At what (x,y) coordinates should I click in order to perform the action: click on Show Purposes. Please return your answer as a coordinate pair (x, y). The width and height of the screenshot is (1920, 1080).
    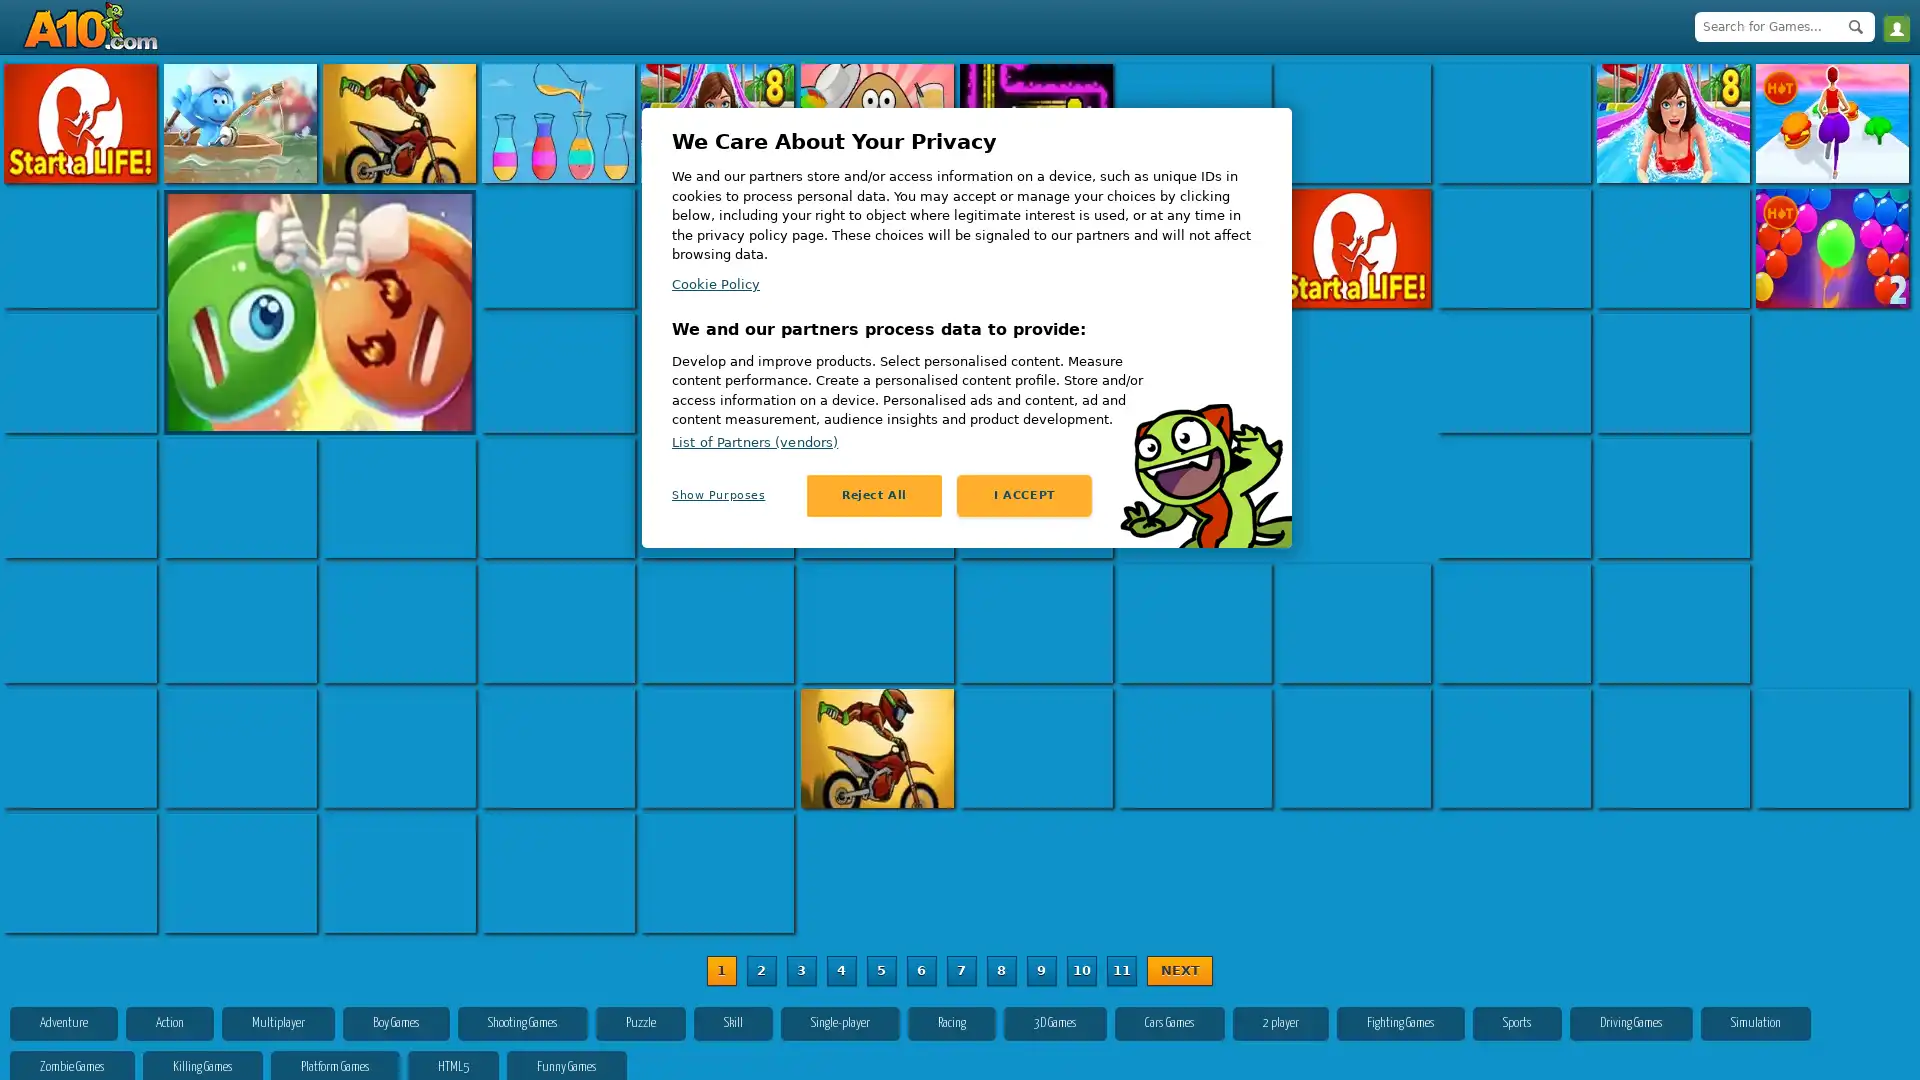
    Looking at the image, I should click on (738, 494).